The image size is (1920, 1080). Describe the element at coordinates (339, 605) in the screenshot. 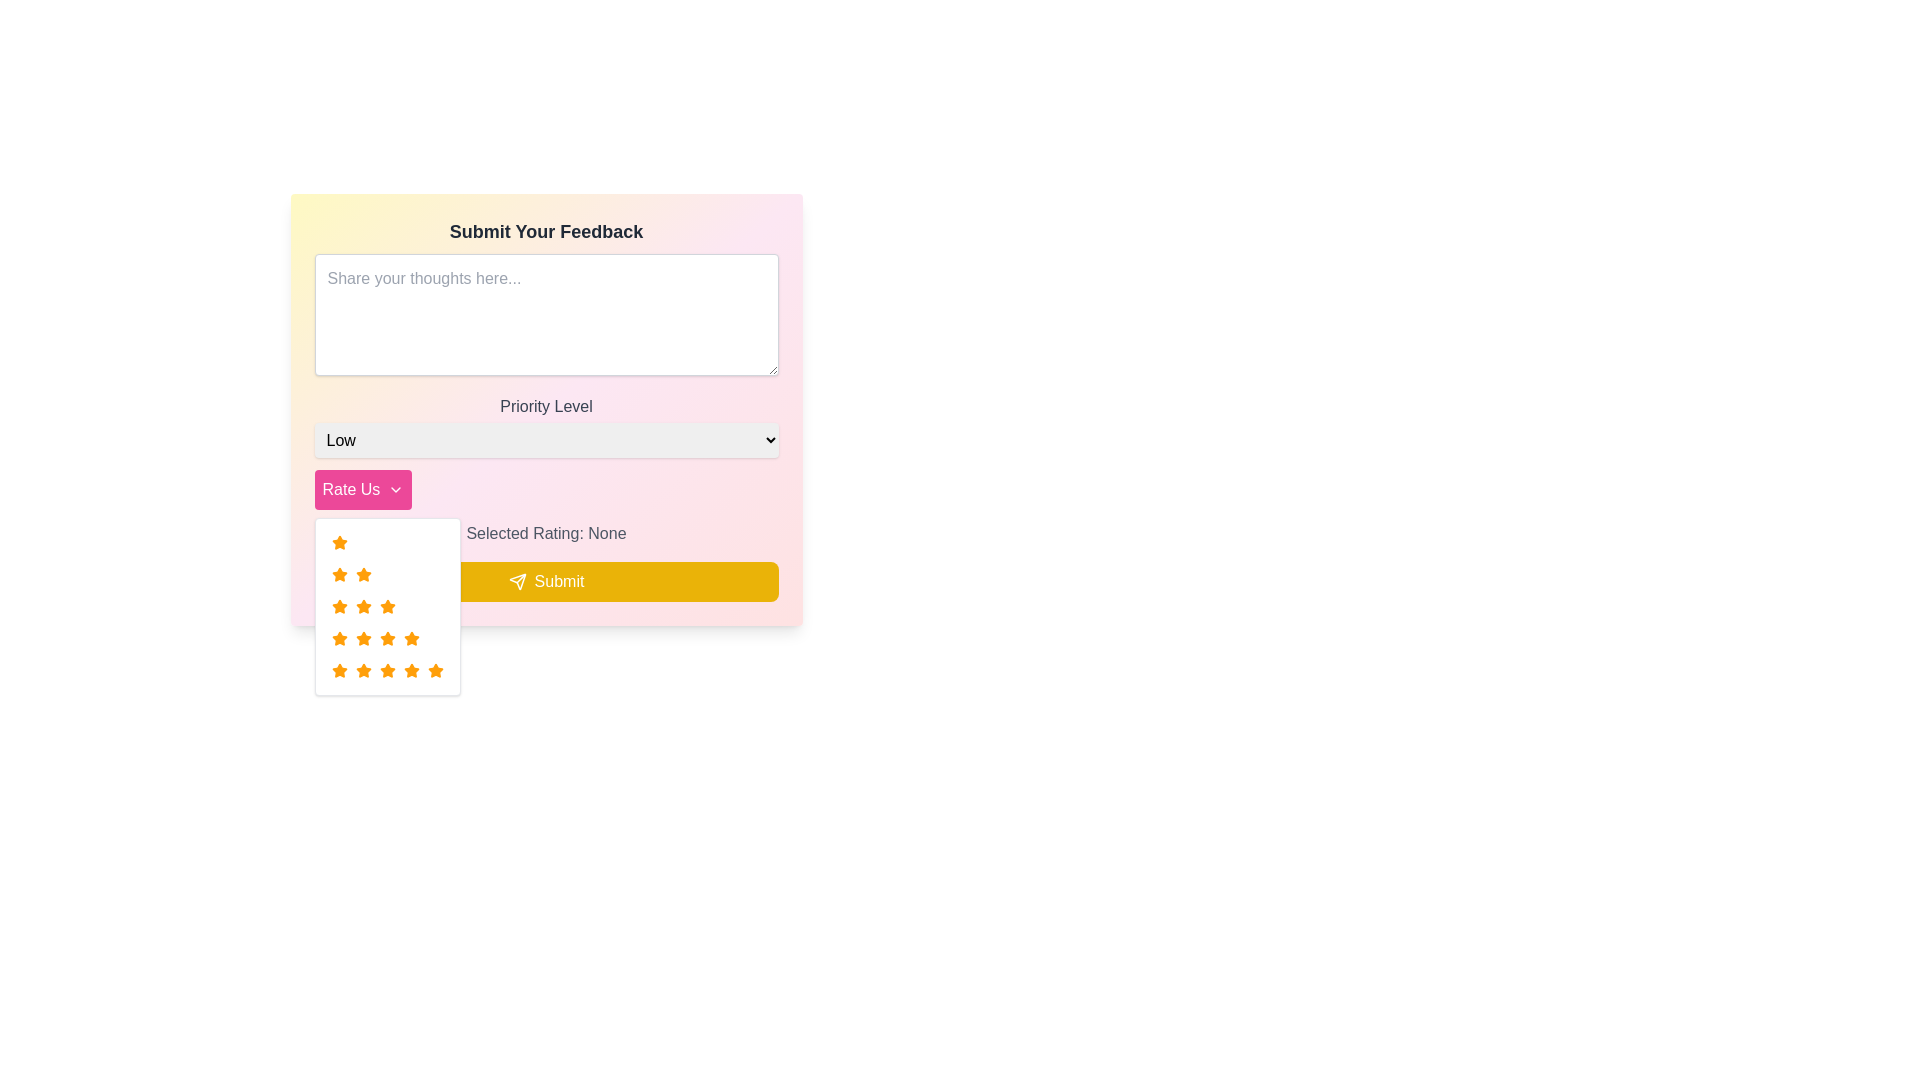

I see `the first star icon in the second row of the rating component's dropdown menu` at that location.